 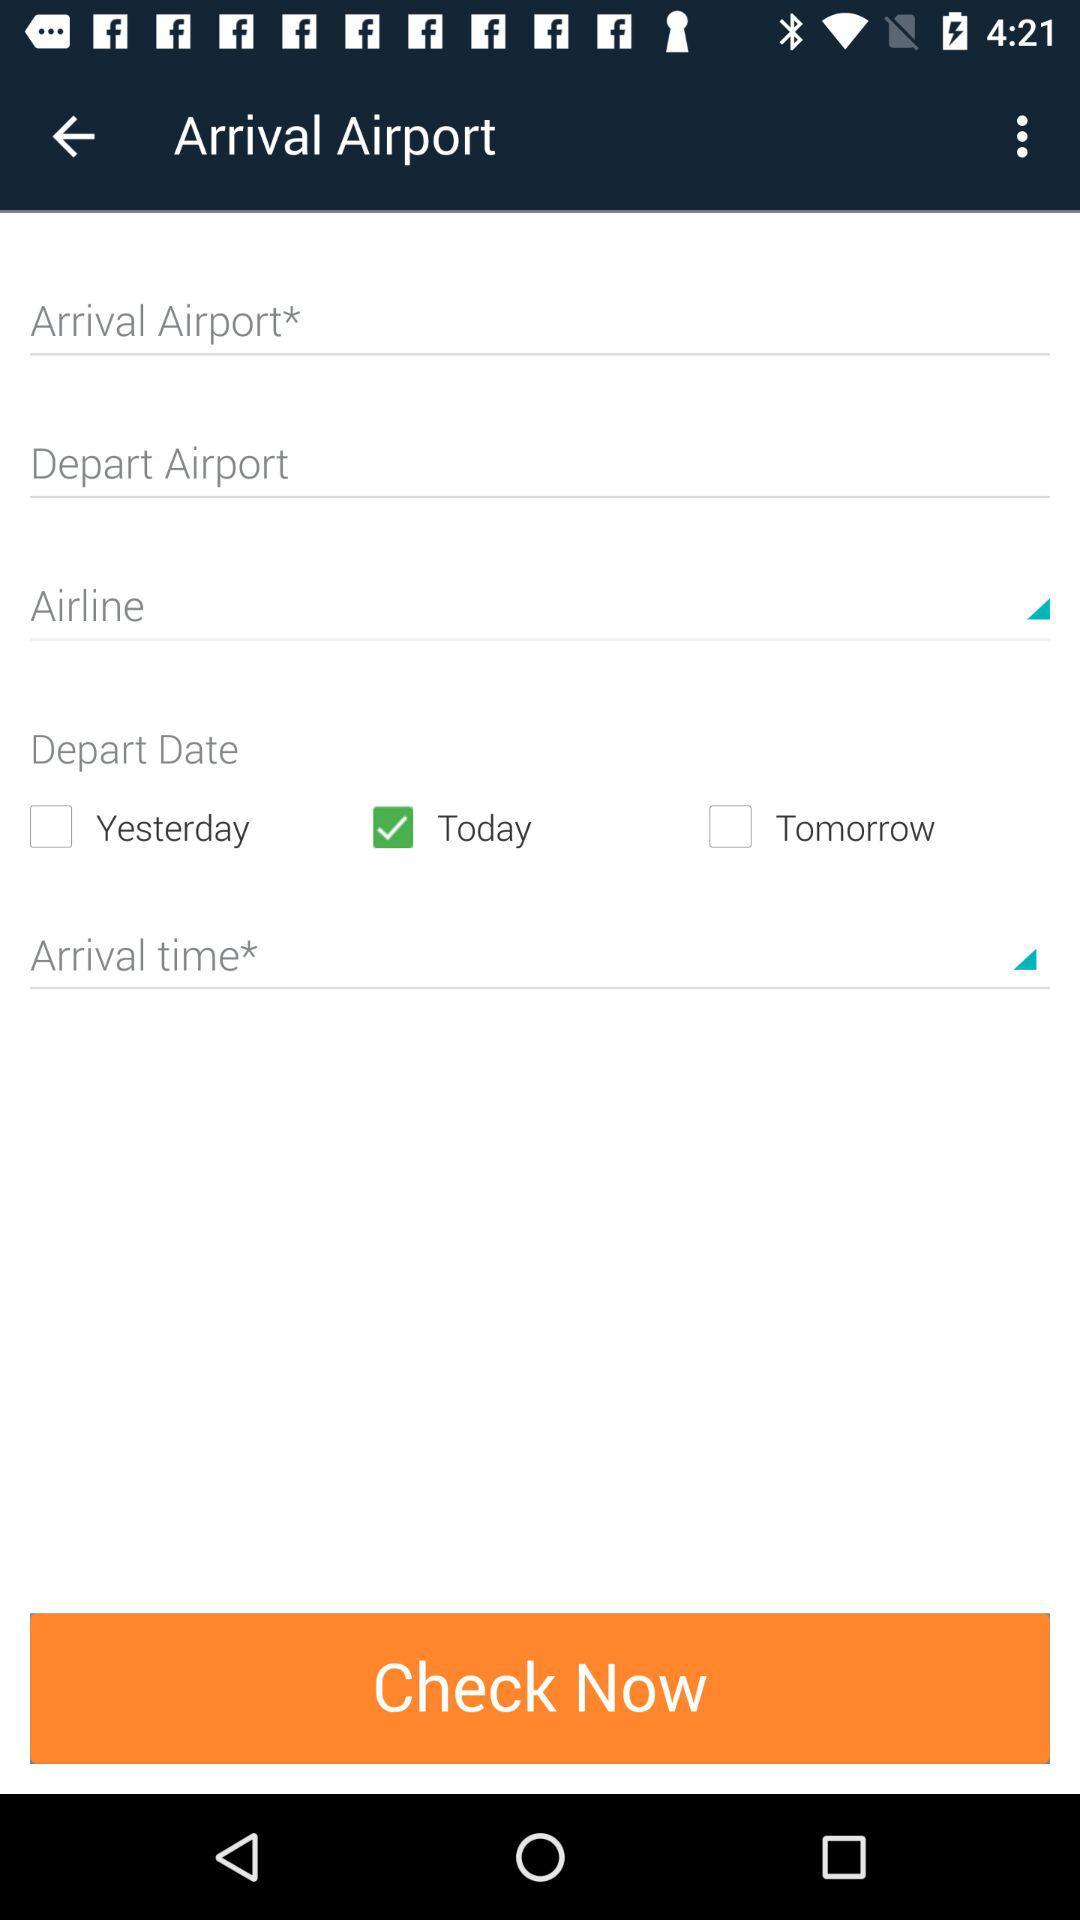 What do you see at coordinates (538, 826) in the screenshot?
I see `item next to the tomorrow icon` at bounding box center [538, 826].